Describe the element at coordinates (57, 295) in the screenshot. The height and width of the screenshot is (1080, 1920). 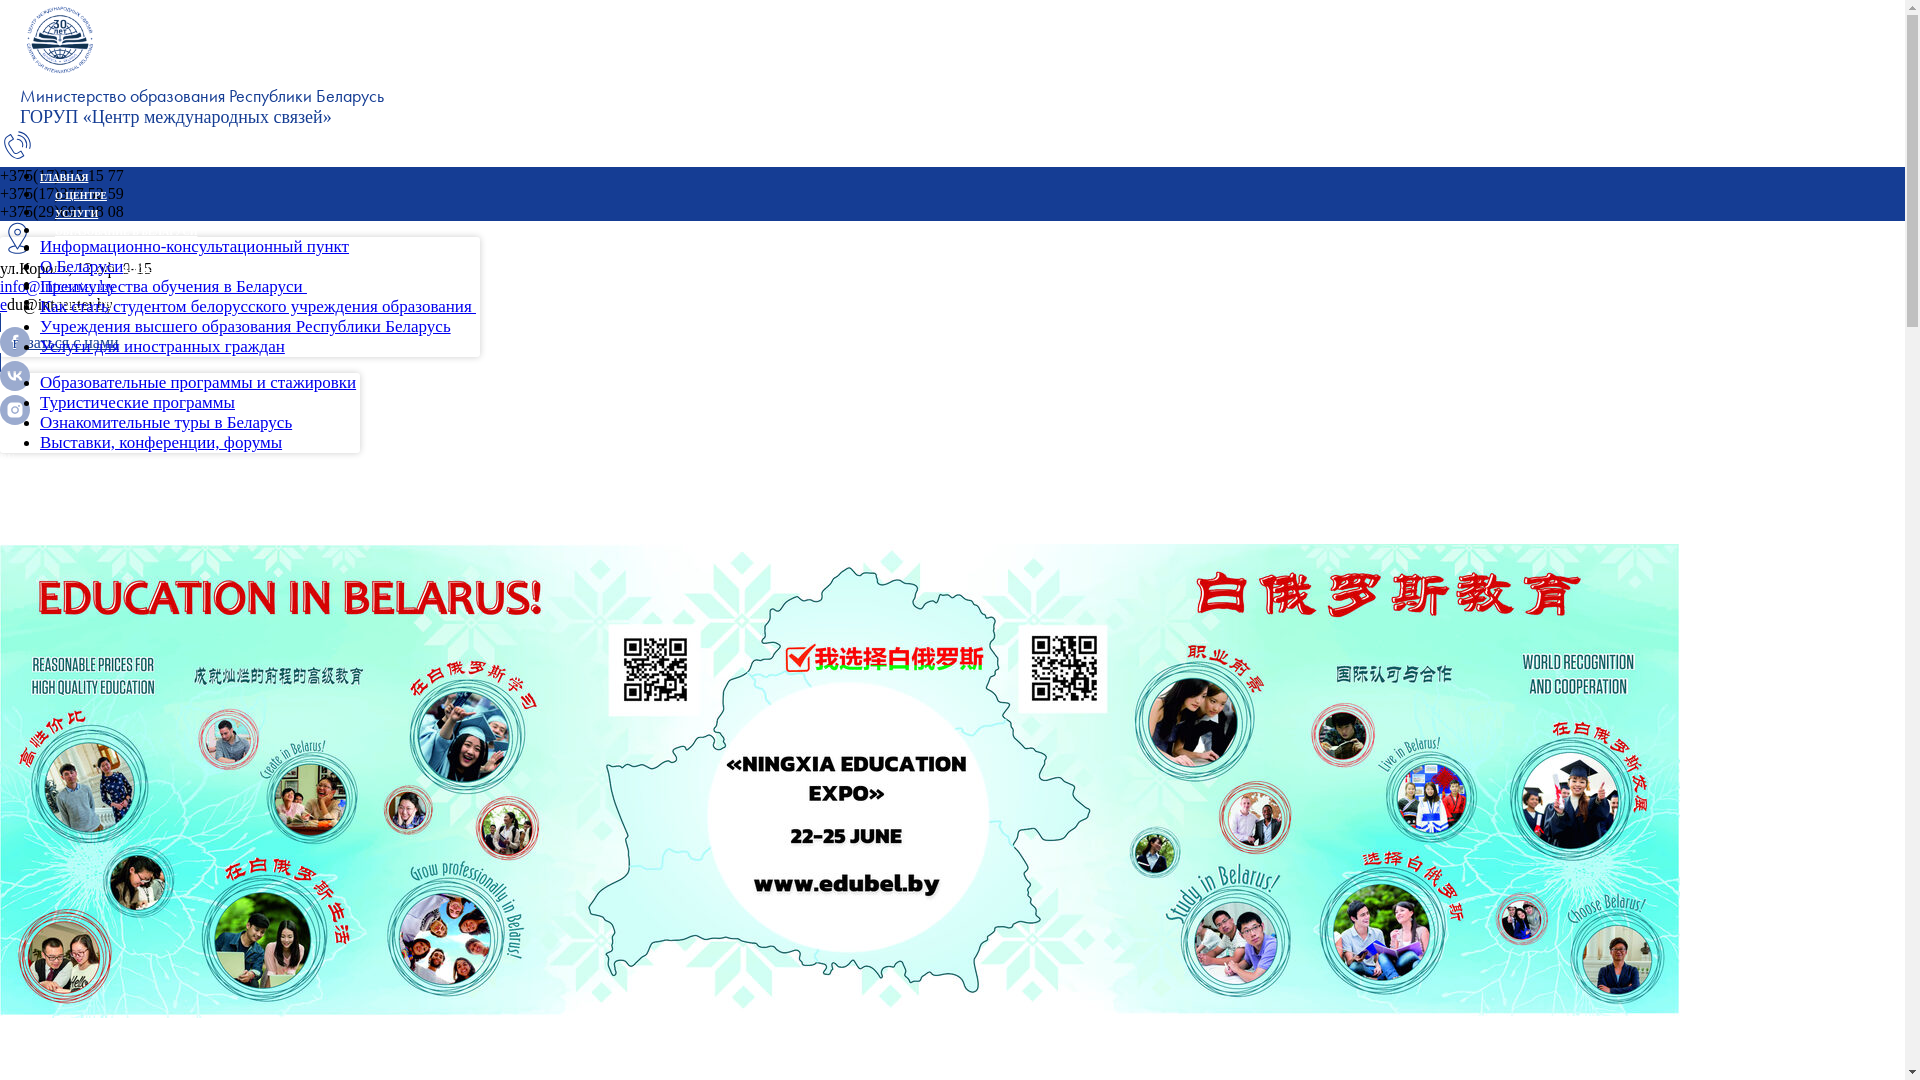
I see `'info@intcenter.by` at that location.